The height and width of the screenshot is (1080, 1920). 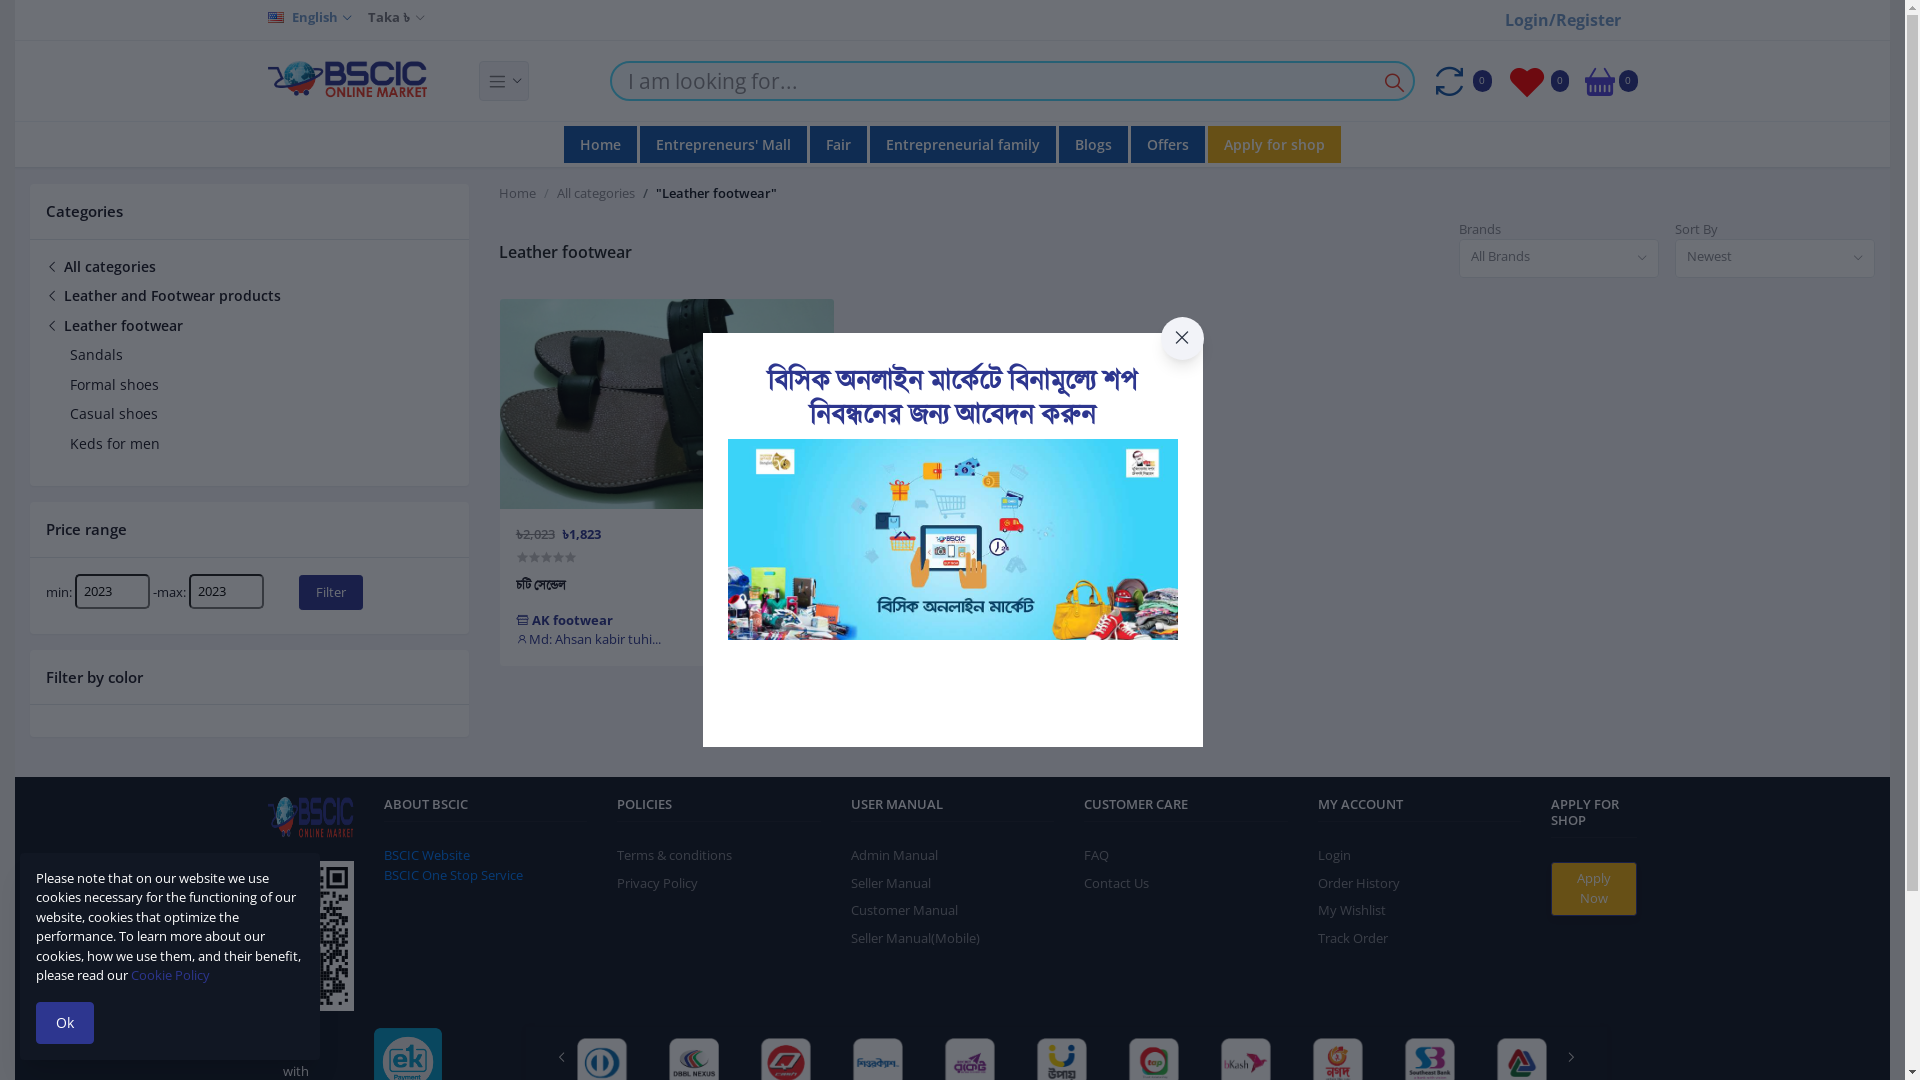 I want to click on 'Track Order', so click(x=1353, y=937).